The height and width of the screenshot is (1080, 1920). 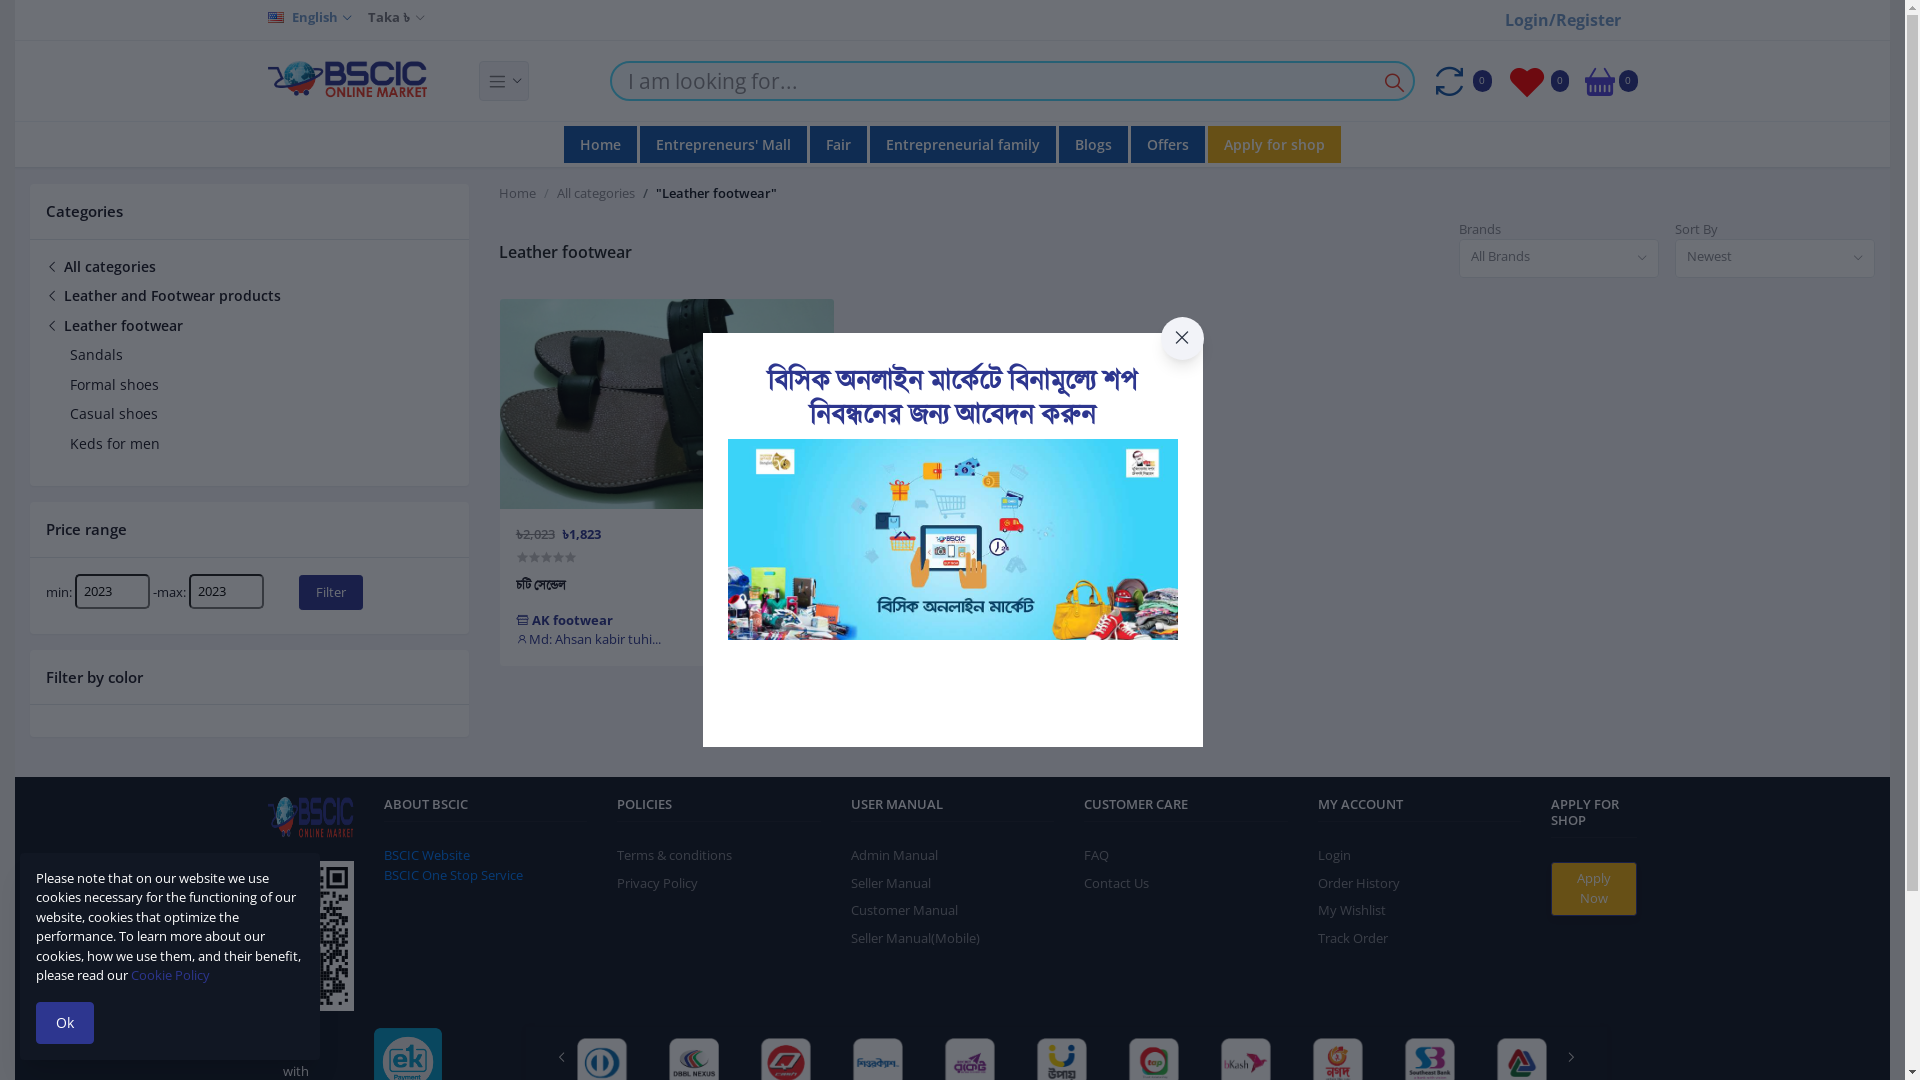 I want to click on 'Track Order', so click(x=1353, y=937).